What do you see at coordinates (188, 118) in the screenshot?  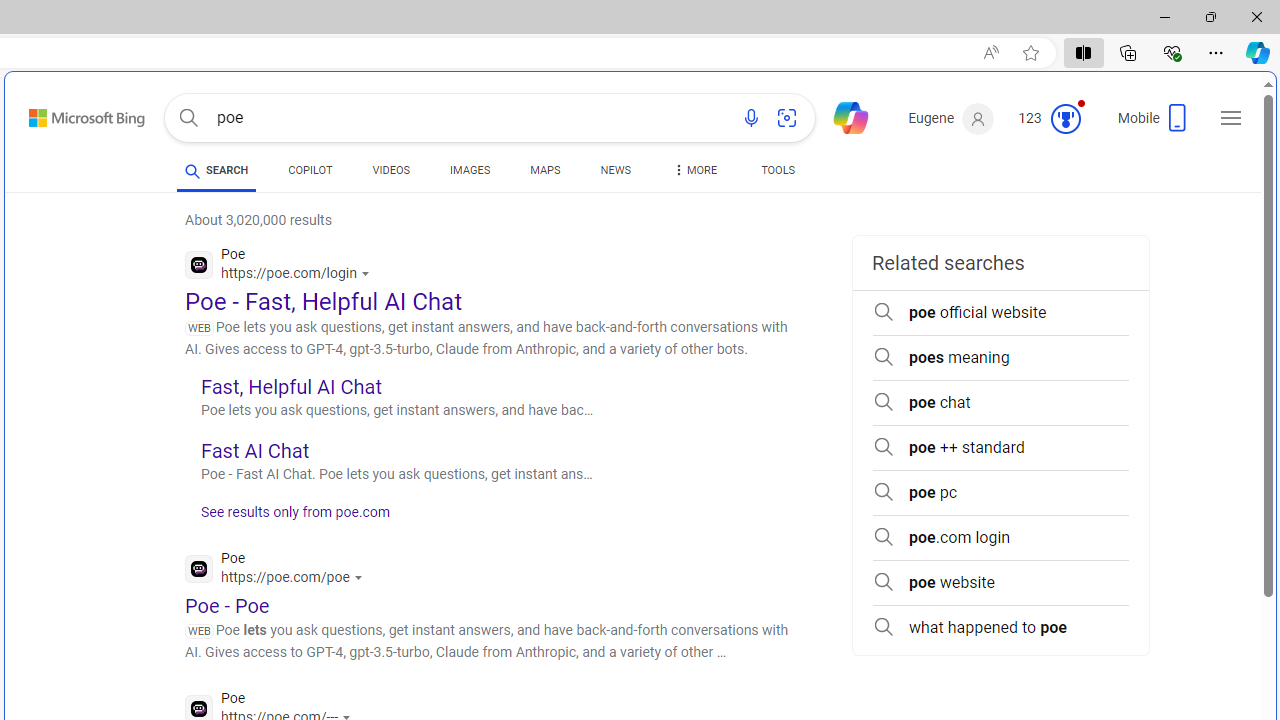 I see `'Search button'` at bounding box center [188, 118].